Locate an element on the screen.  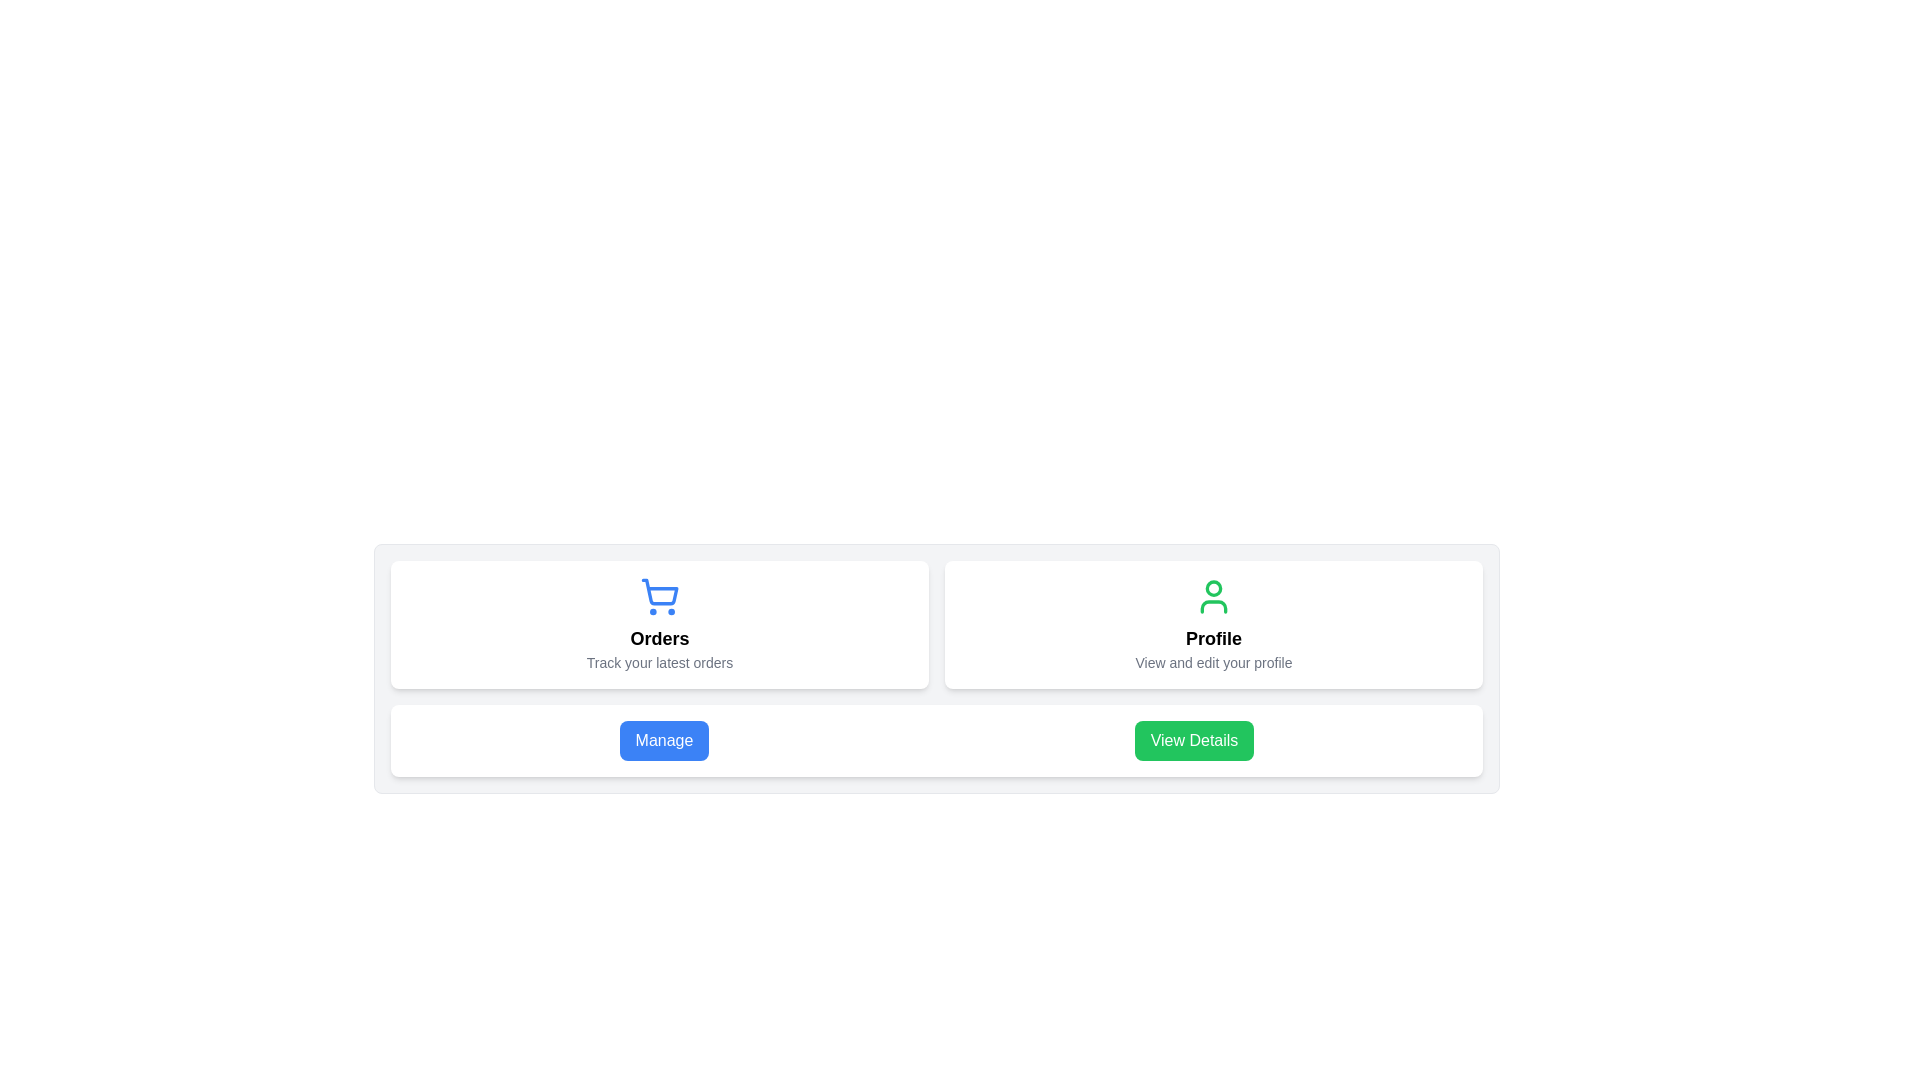
the interactive button located in the bottom section of the 'Orders' module, positioned to the left of the 'View Details' button, to observe the color change is located at coordinates (664, 740).